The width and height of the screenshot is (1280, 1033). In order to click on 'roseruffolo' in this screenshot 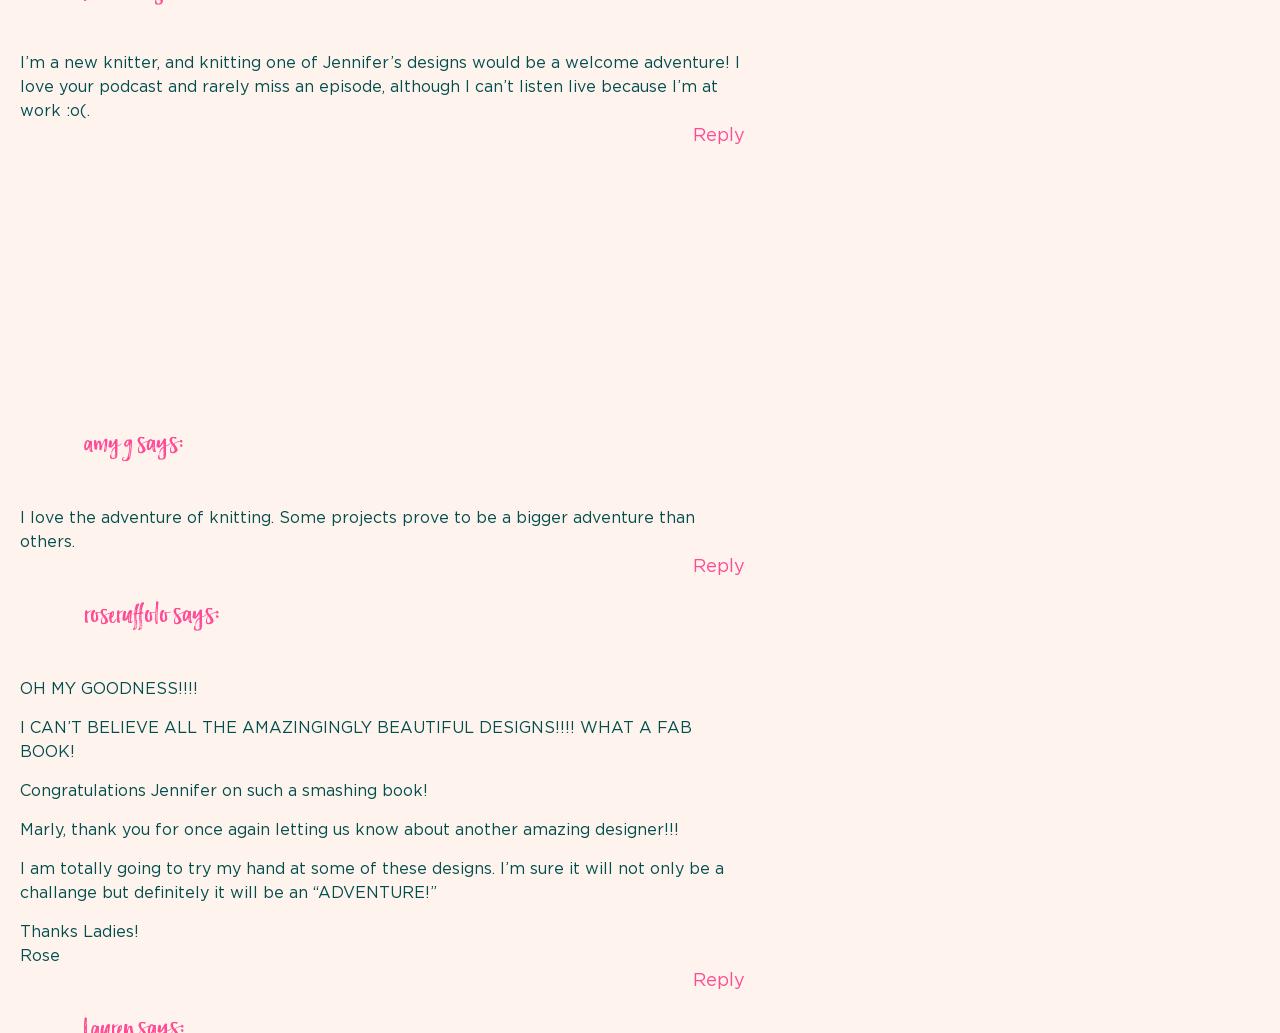, I will do `click(82, 615)`.